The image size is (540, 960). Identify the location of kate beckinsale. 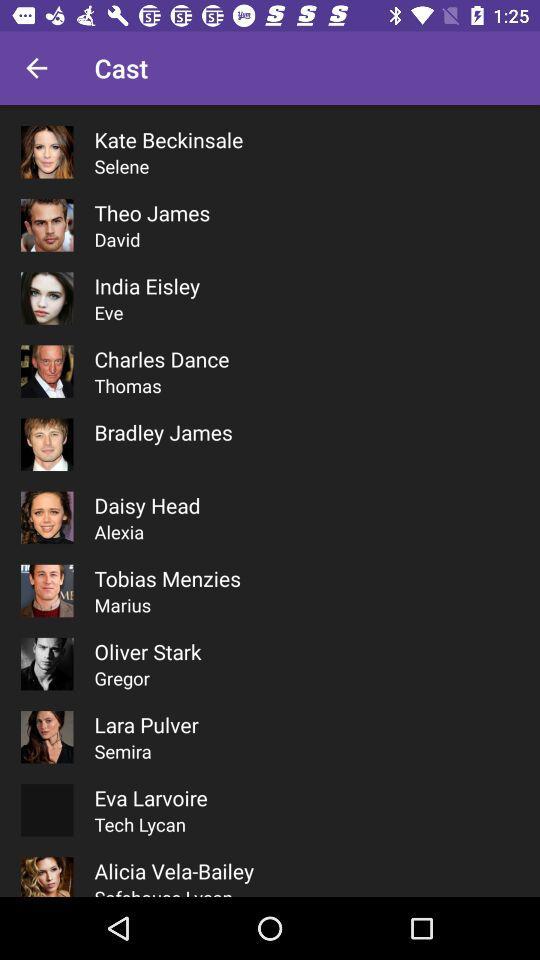
(167, 138).